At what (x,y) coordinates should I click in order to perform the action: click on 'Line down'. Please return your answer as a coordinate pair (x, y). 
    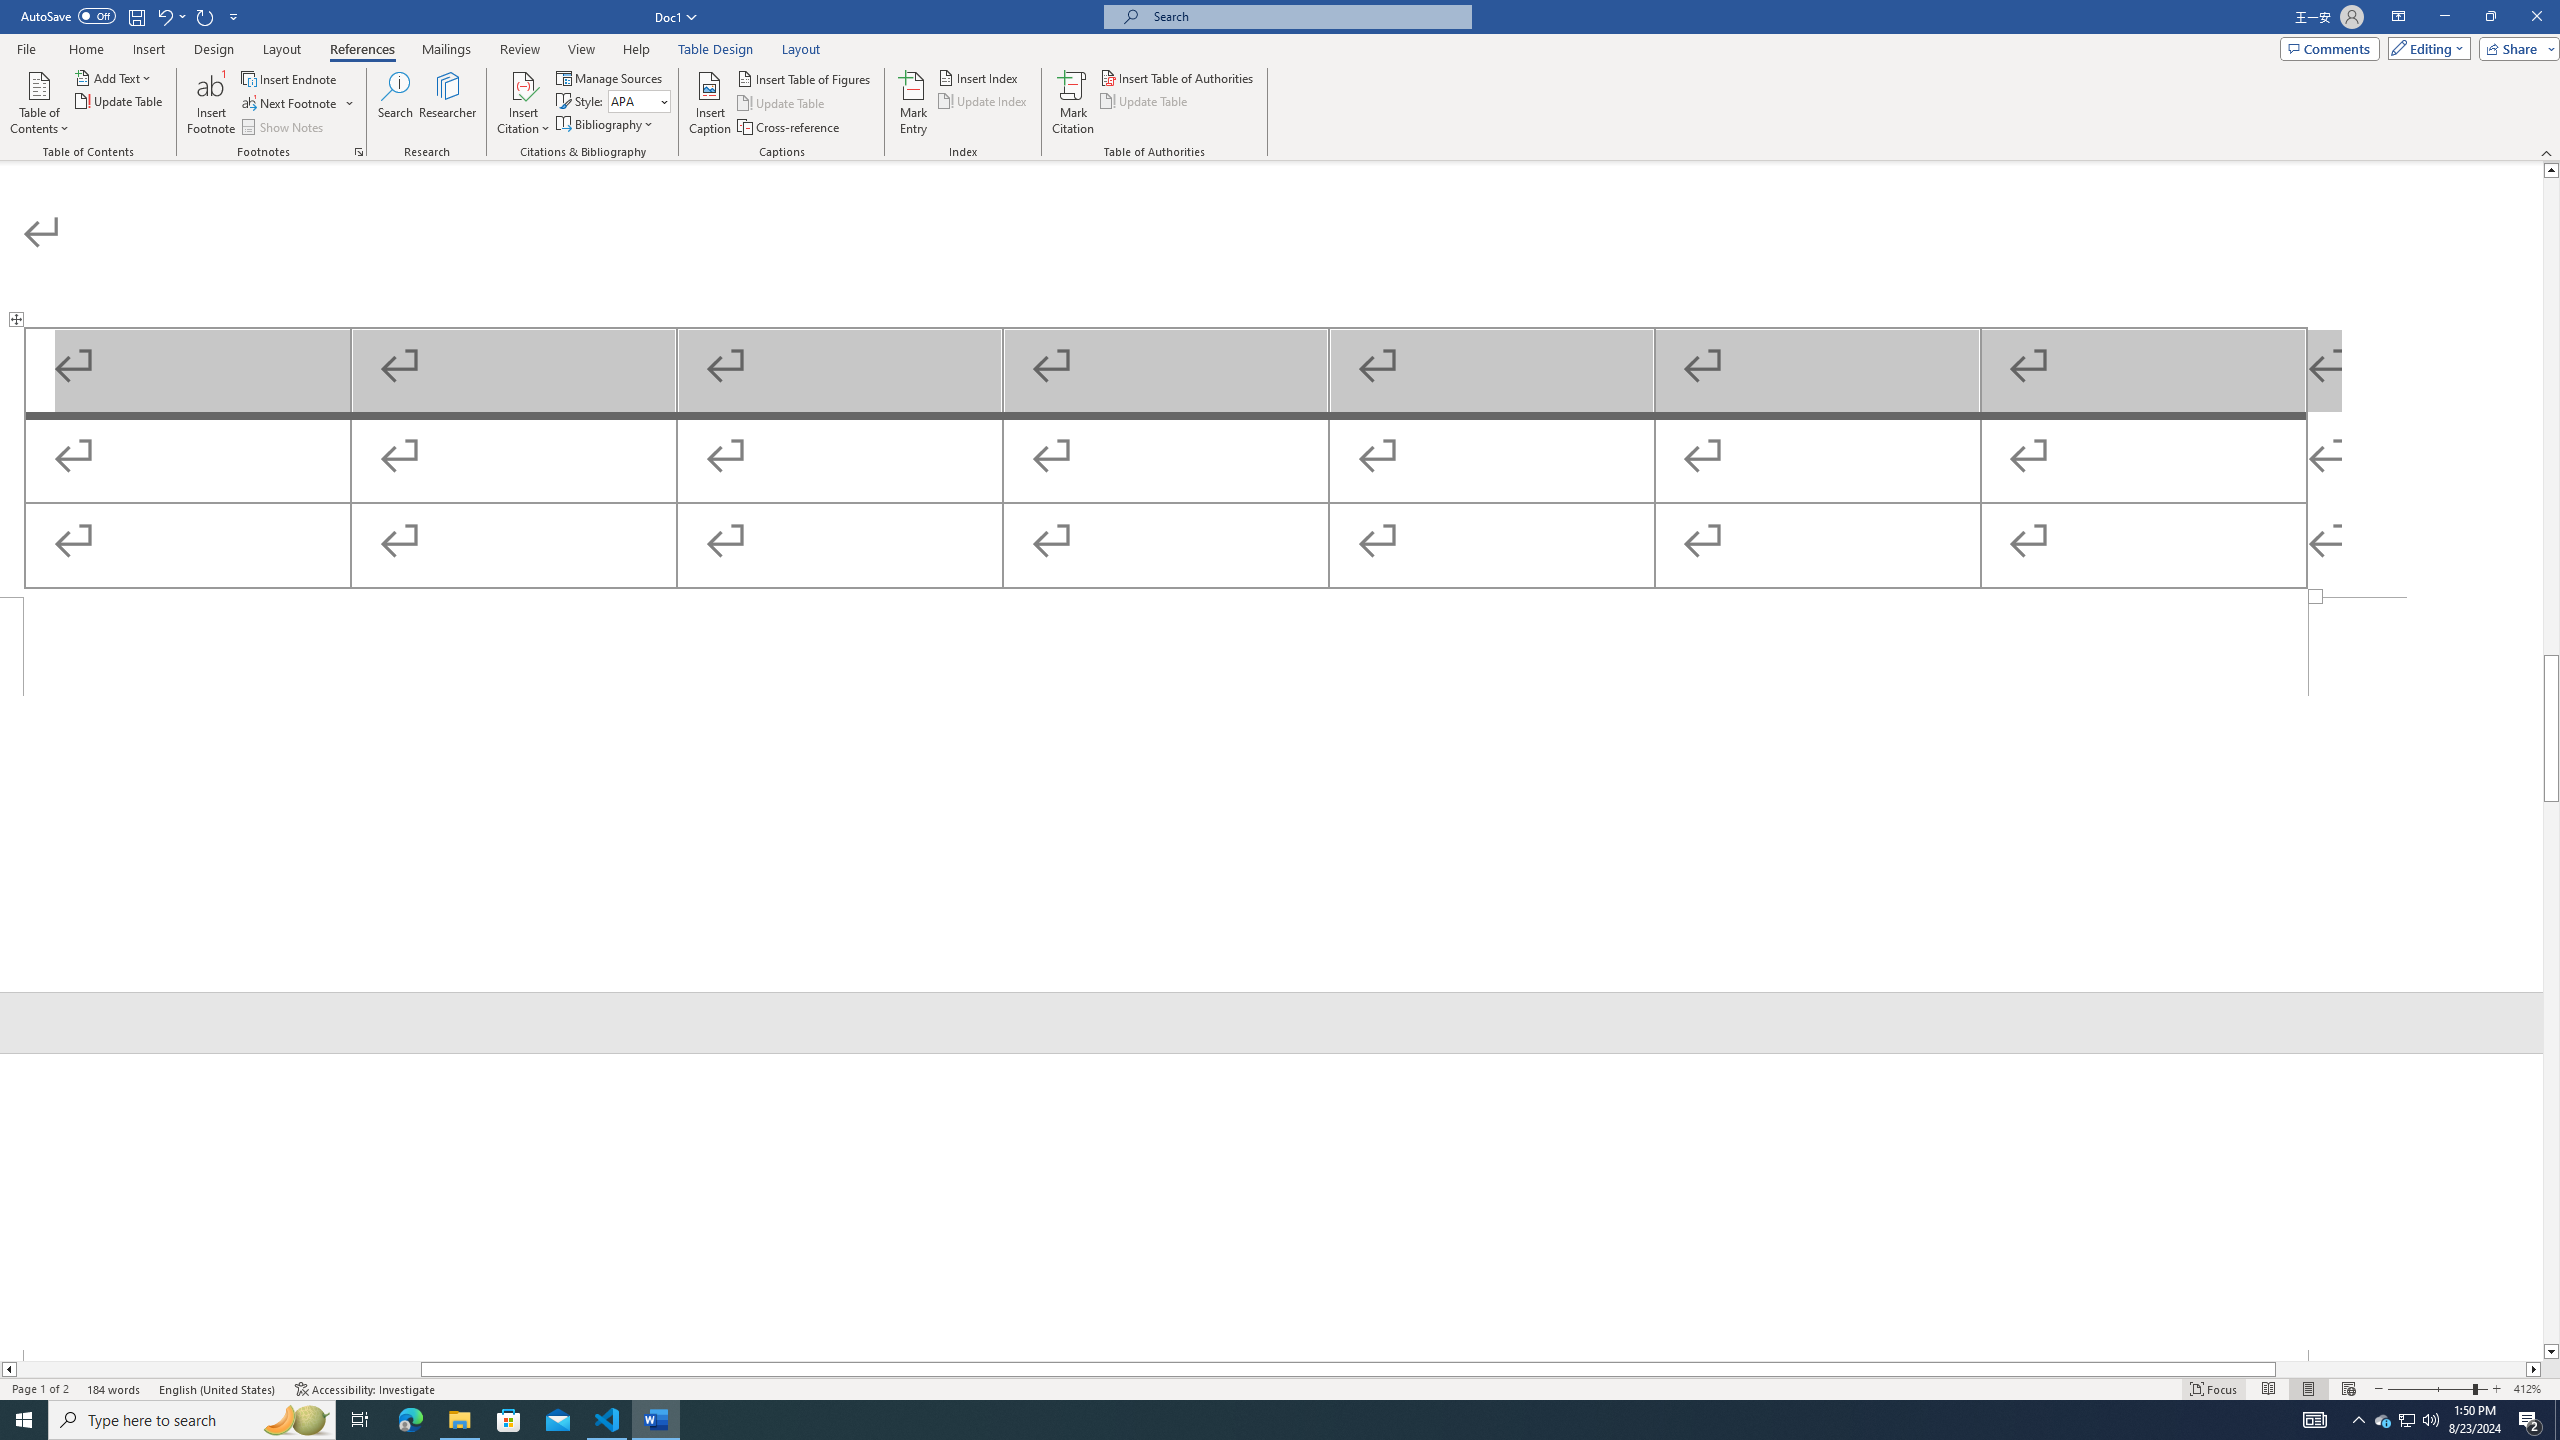
    Looking at the image, I should click on (2551, 1351).